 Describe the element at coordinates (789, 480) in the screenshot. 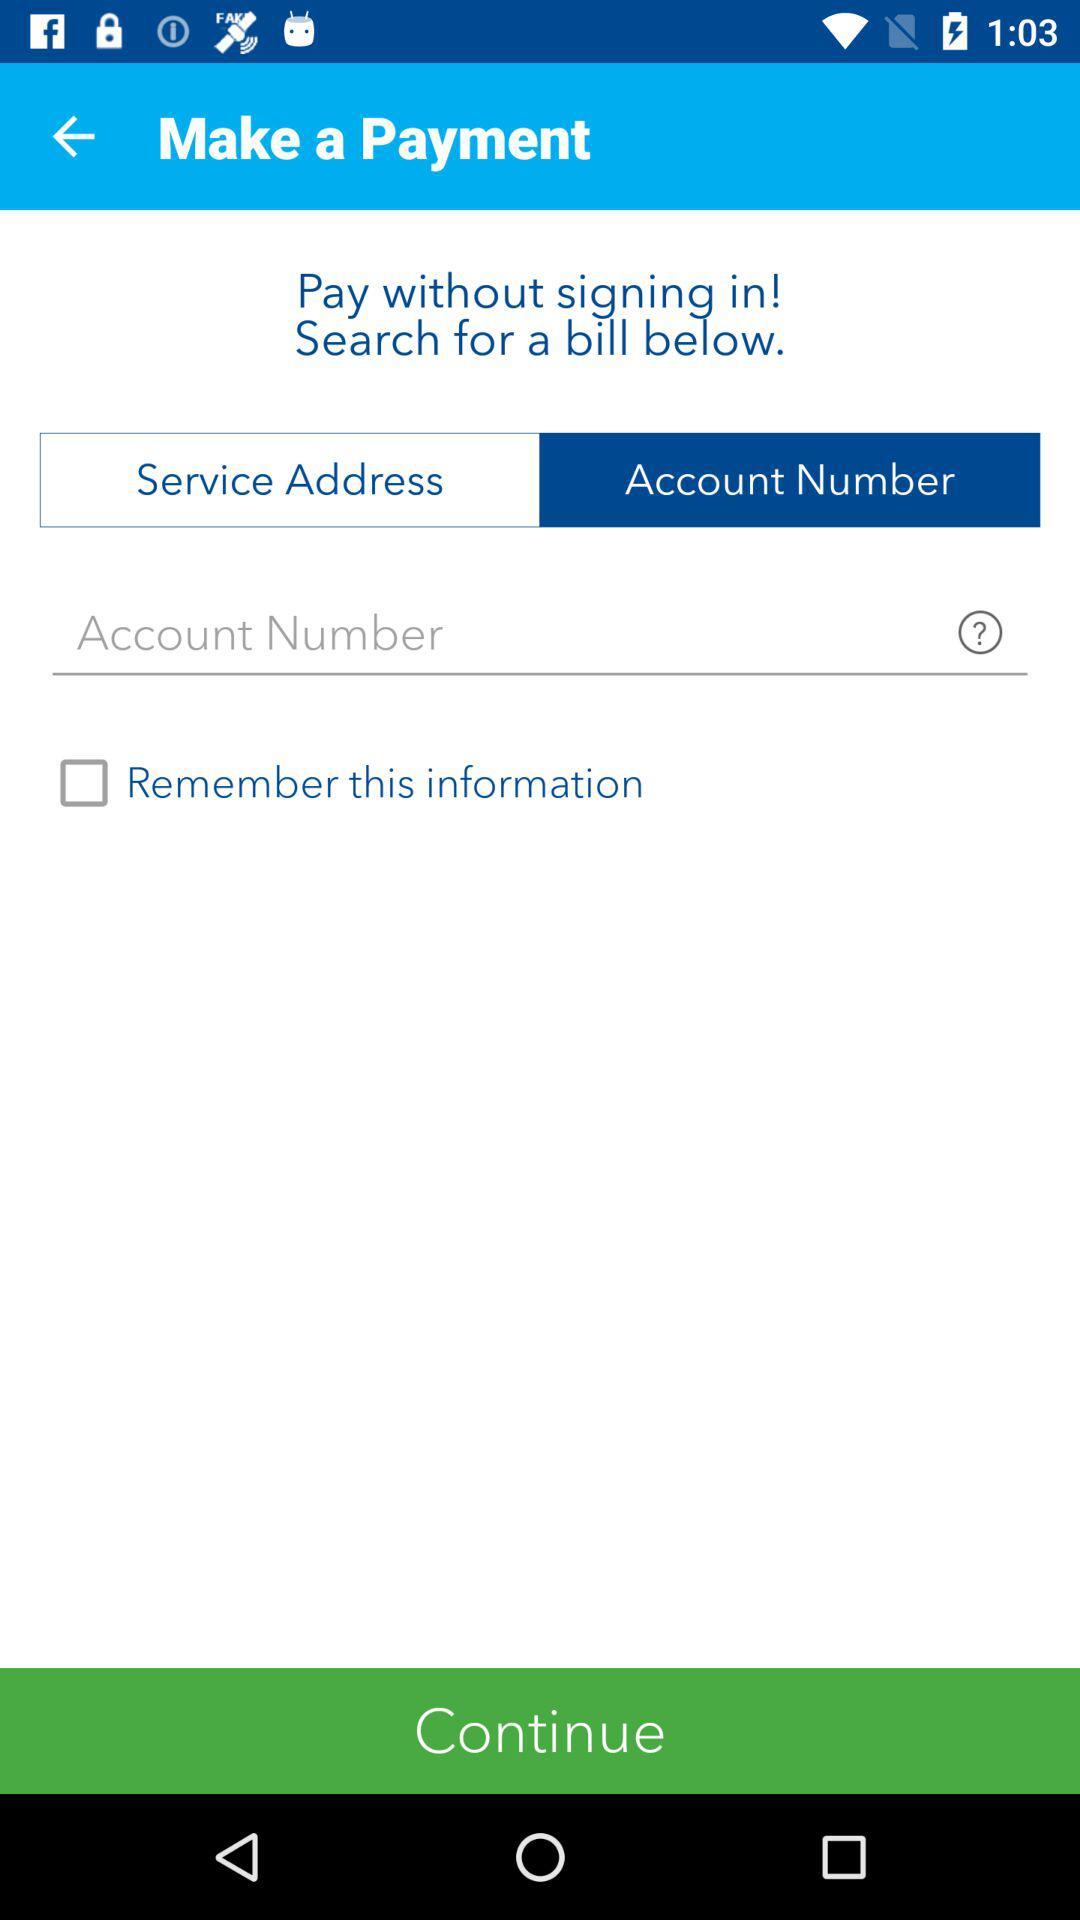

I see `the icon at the top right corner` at that location.